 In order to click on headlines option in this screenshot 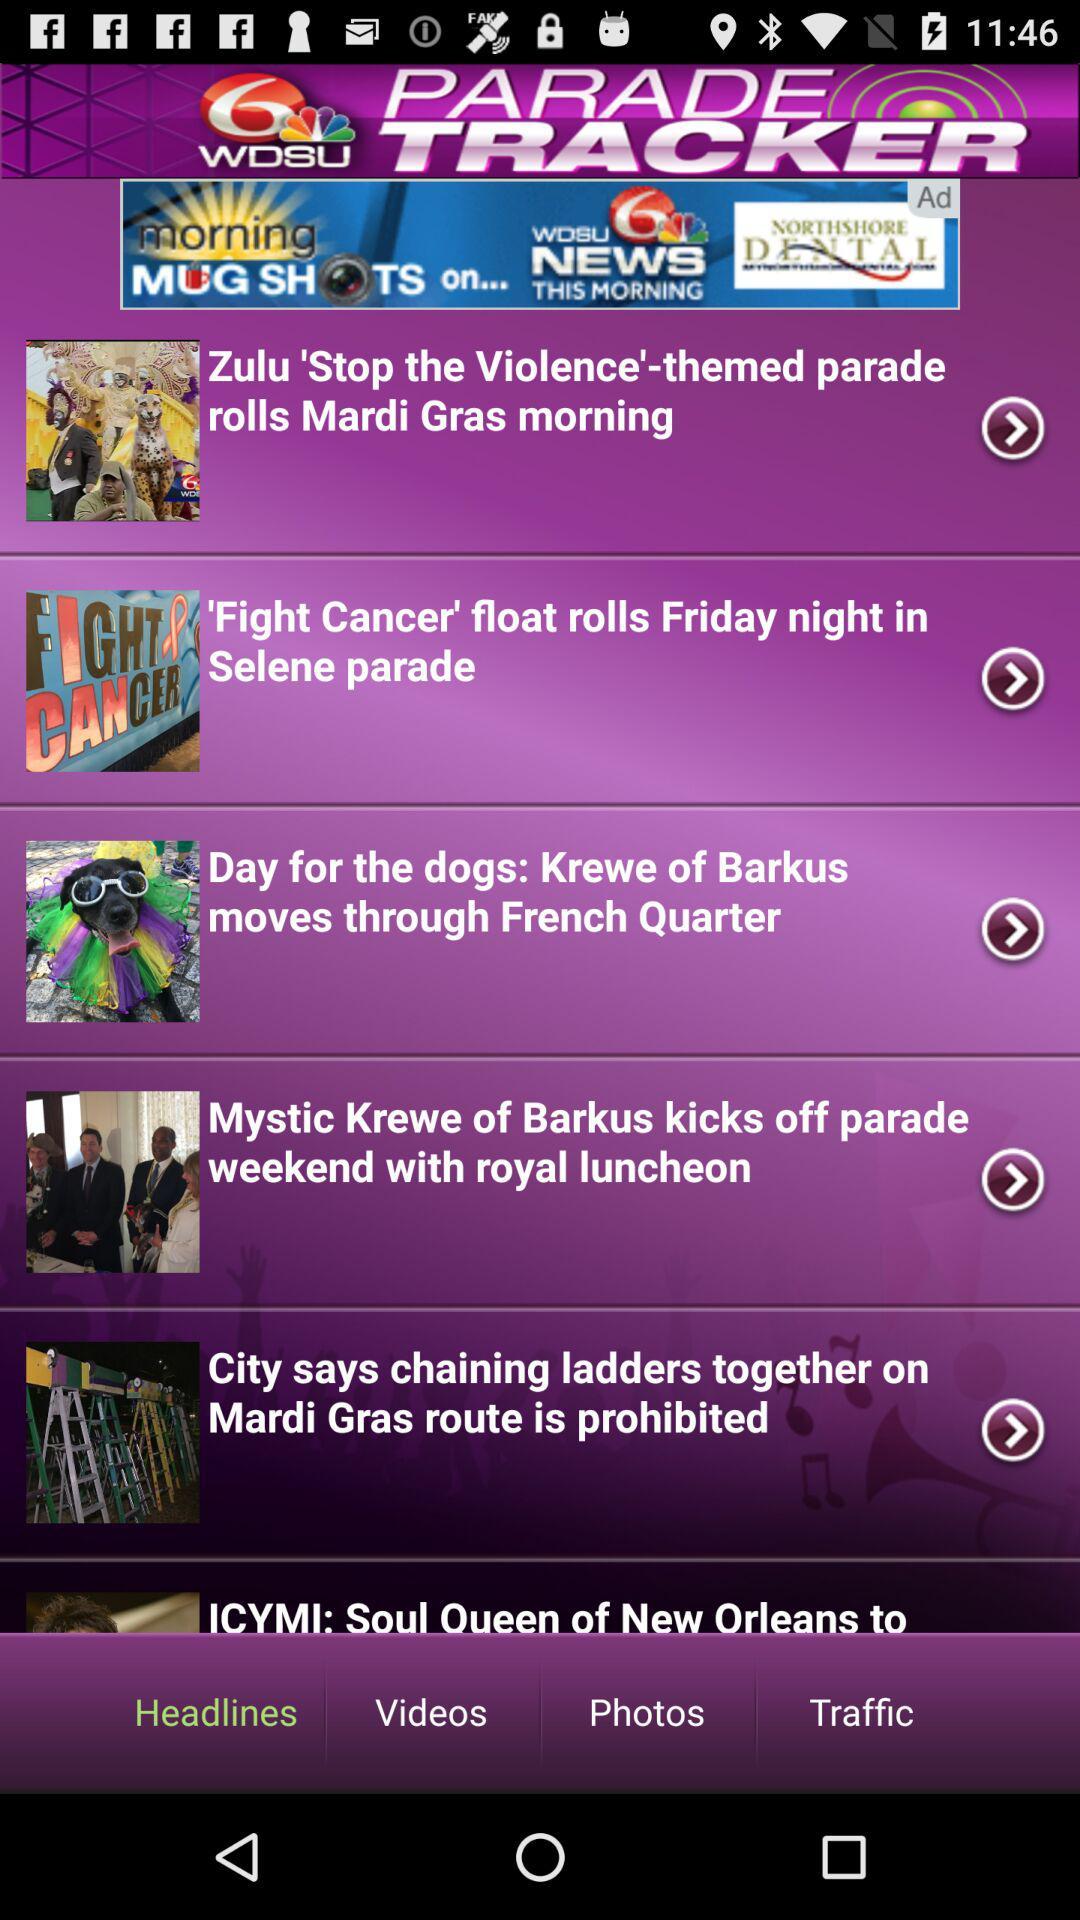, I will do `click(216, 1710)`.